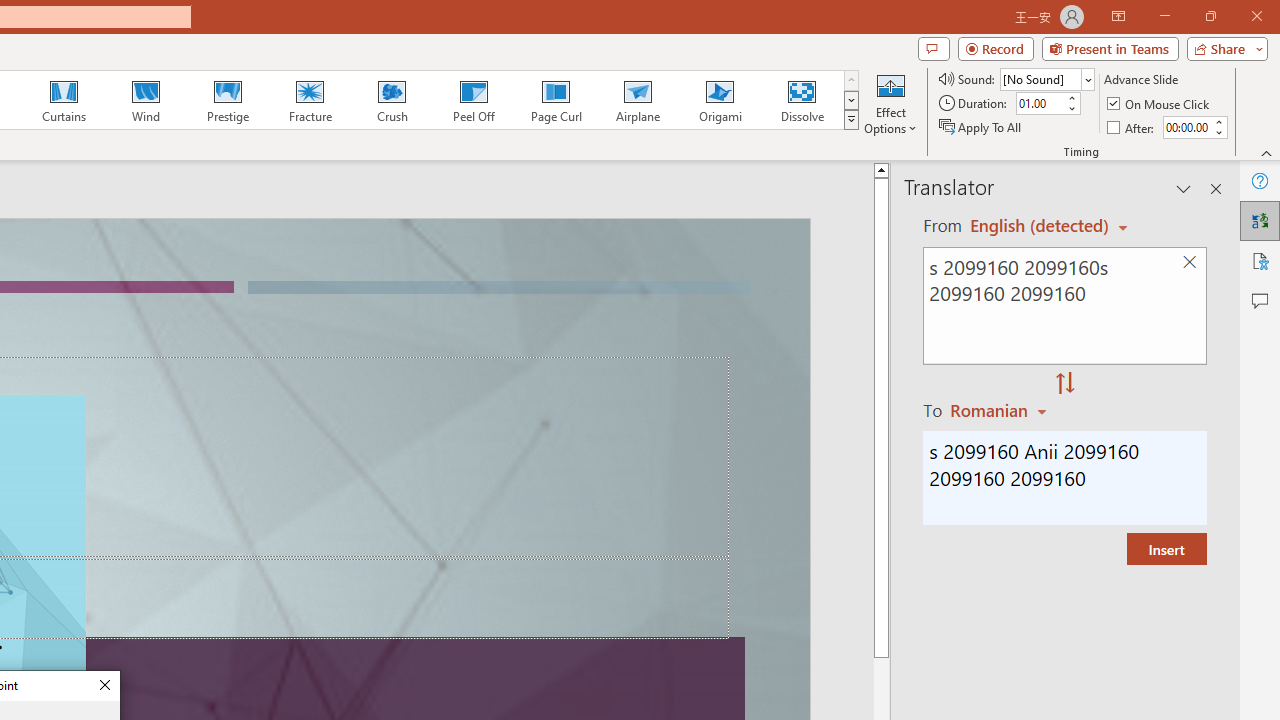 This screenshot has height=720, width=1280. What do you see at coordinates (1040, 103) in the screenshot?
I see `'Duration'` at bounding box center [1040, 103].